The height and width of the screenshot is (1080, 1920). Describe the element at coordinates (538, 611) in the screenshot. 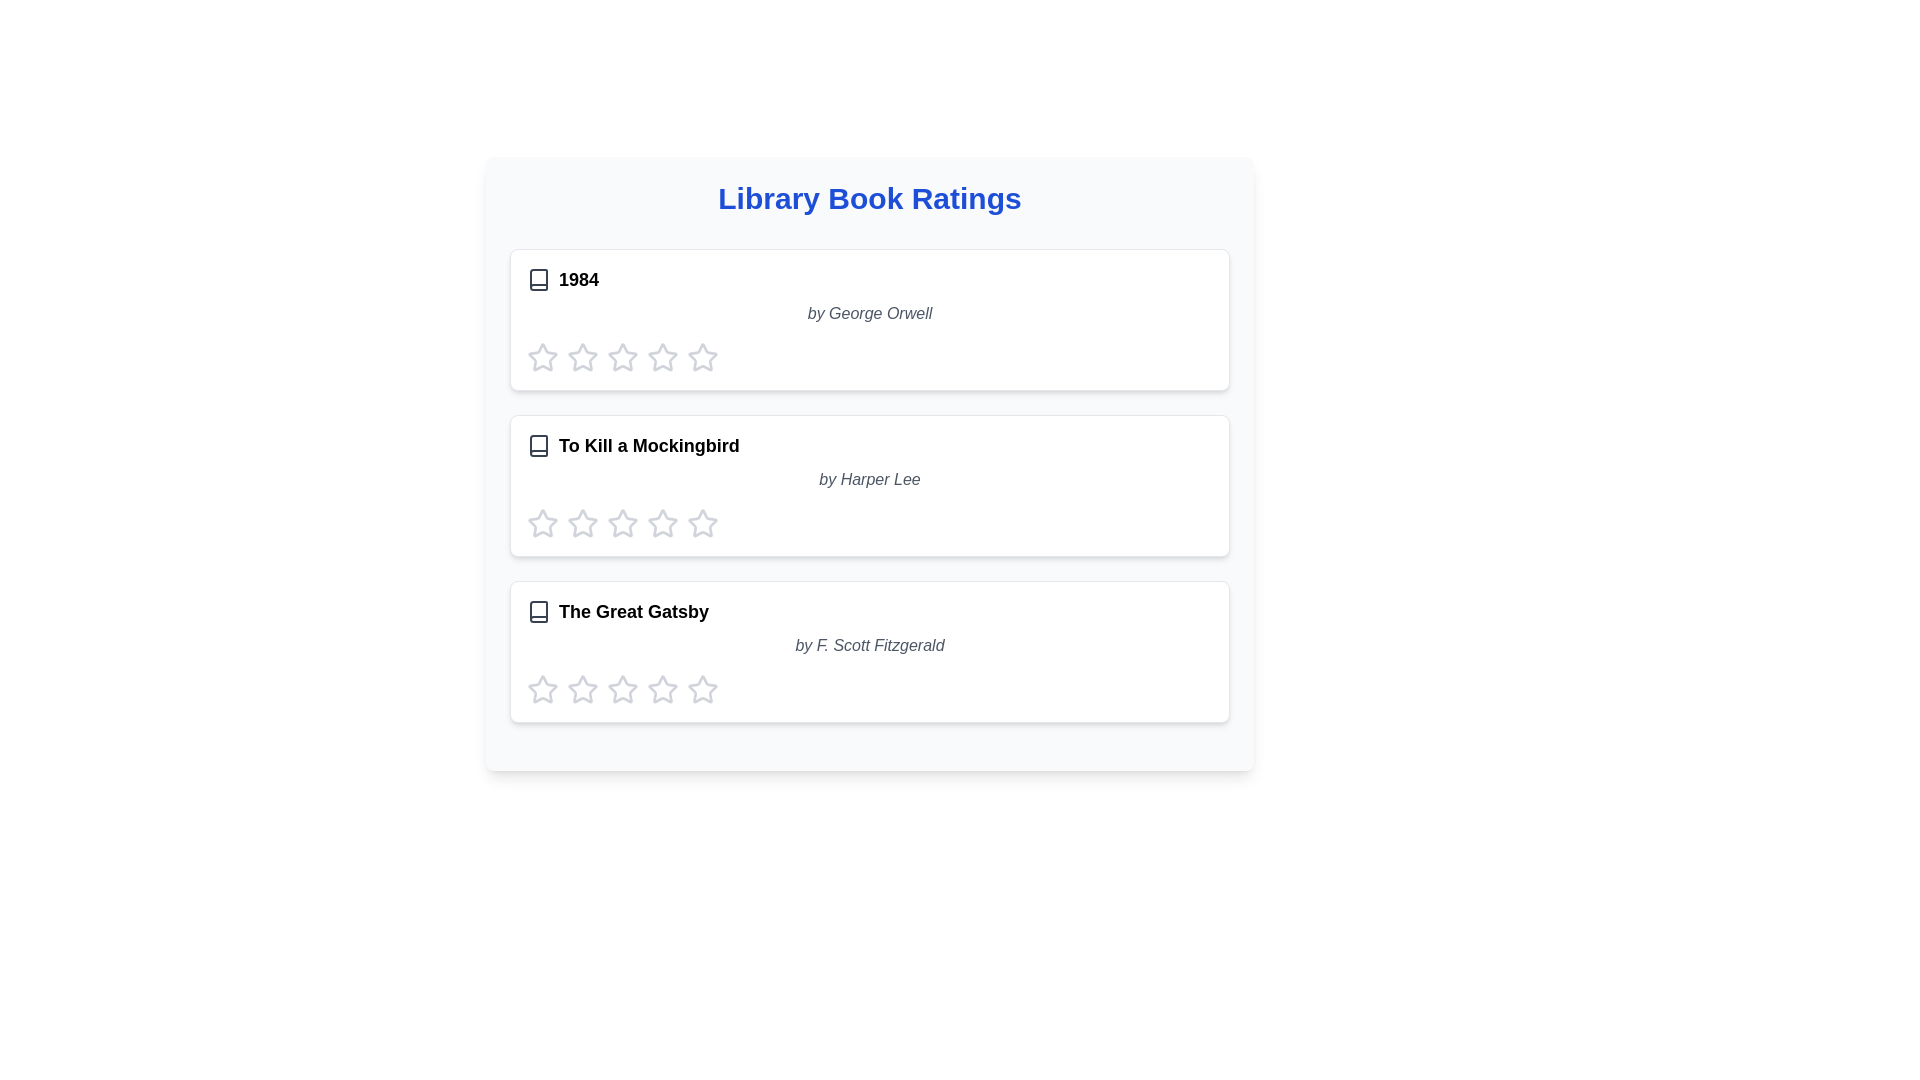

I see `the decorative SVG graphic icon that symbolizes the book content, located to the left of the text 'The Great Gatsby' within the last card in the vertical list of books` at that location.